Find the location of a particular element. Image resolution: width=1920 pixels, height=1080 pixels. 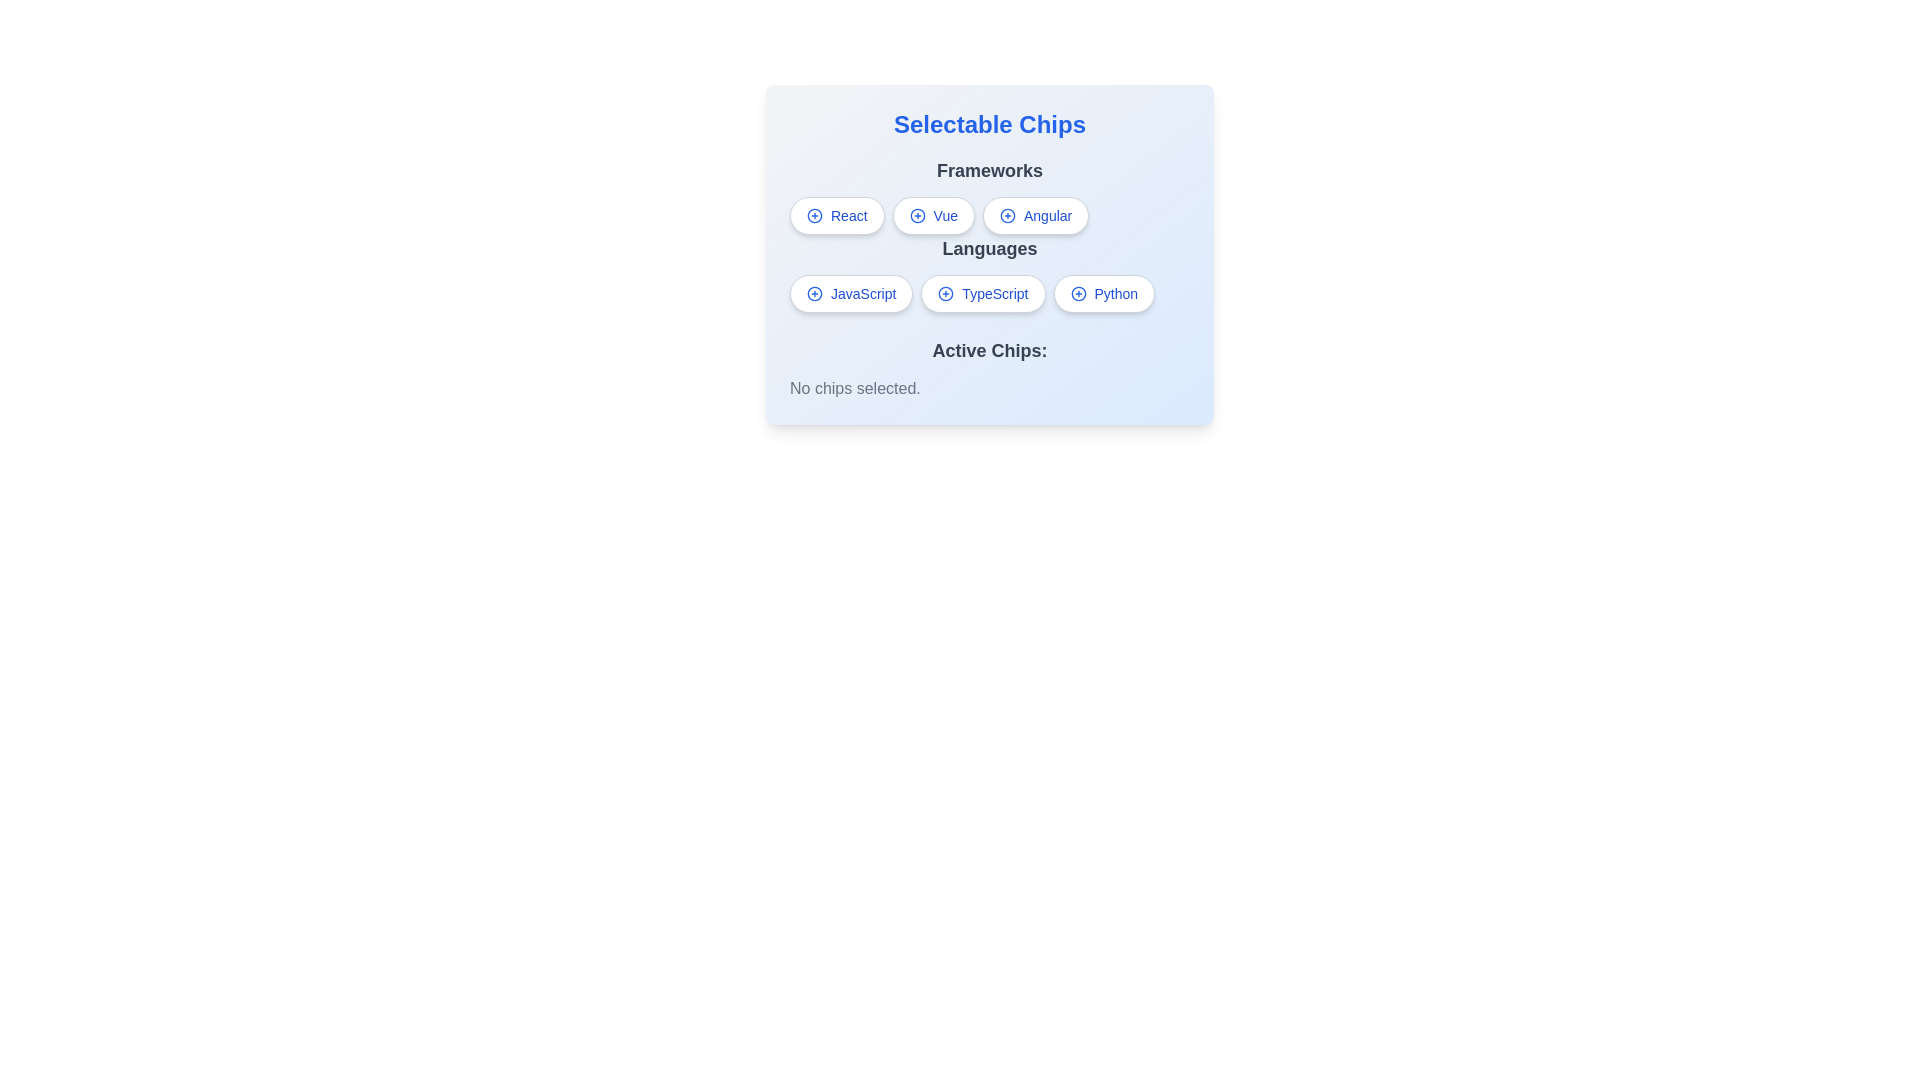

the blue circular icon with a plus sign (+) is located at coordinates (815, 216).